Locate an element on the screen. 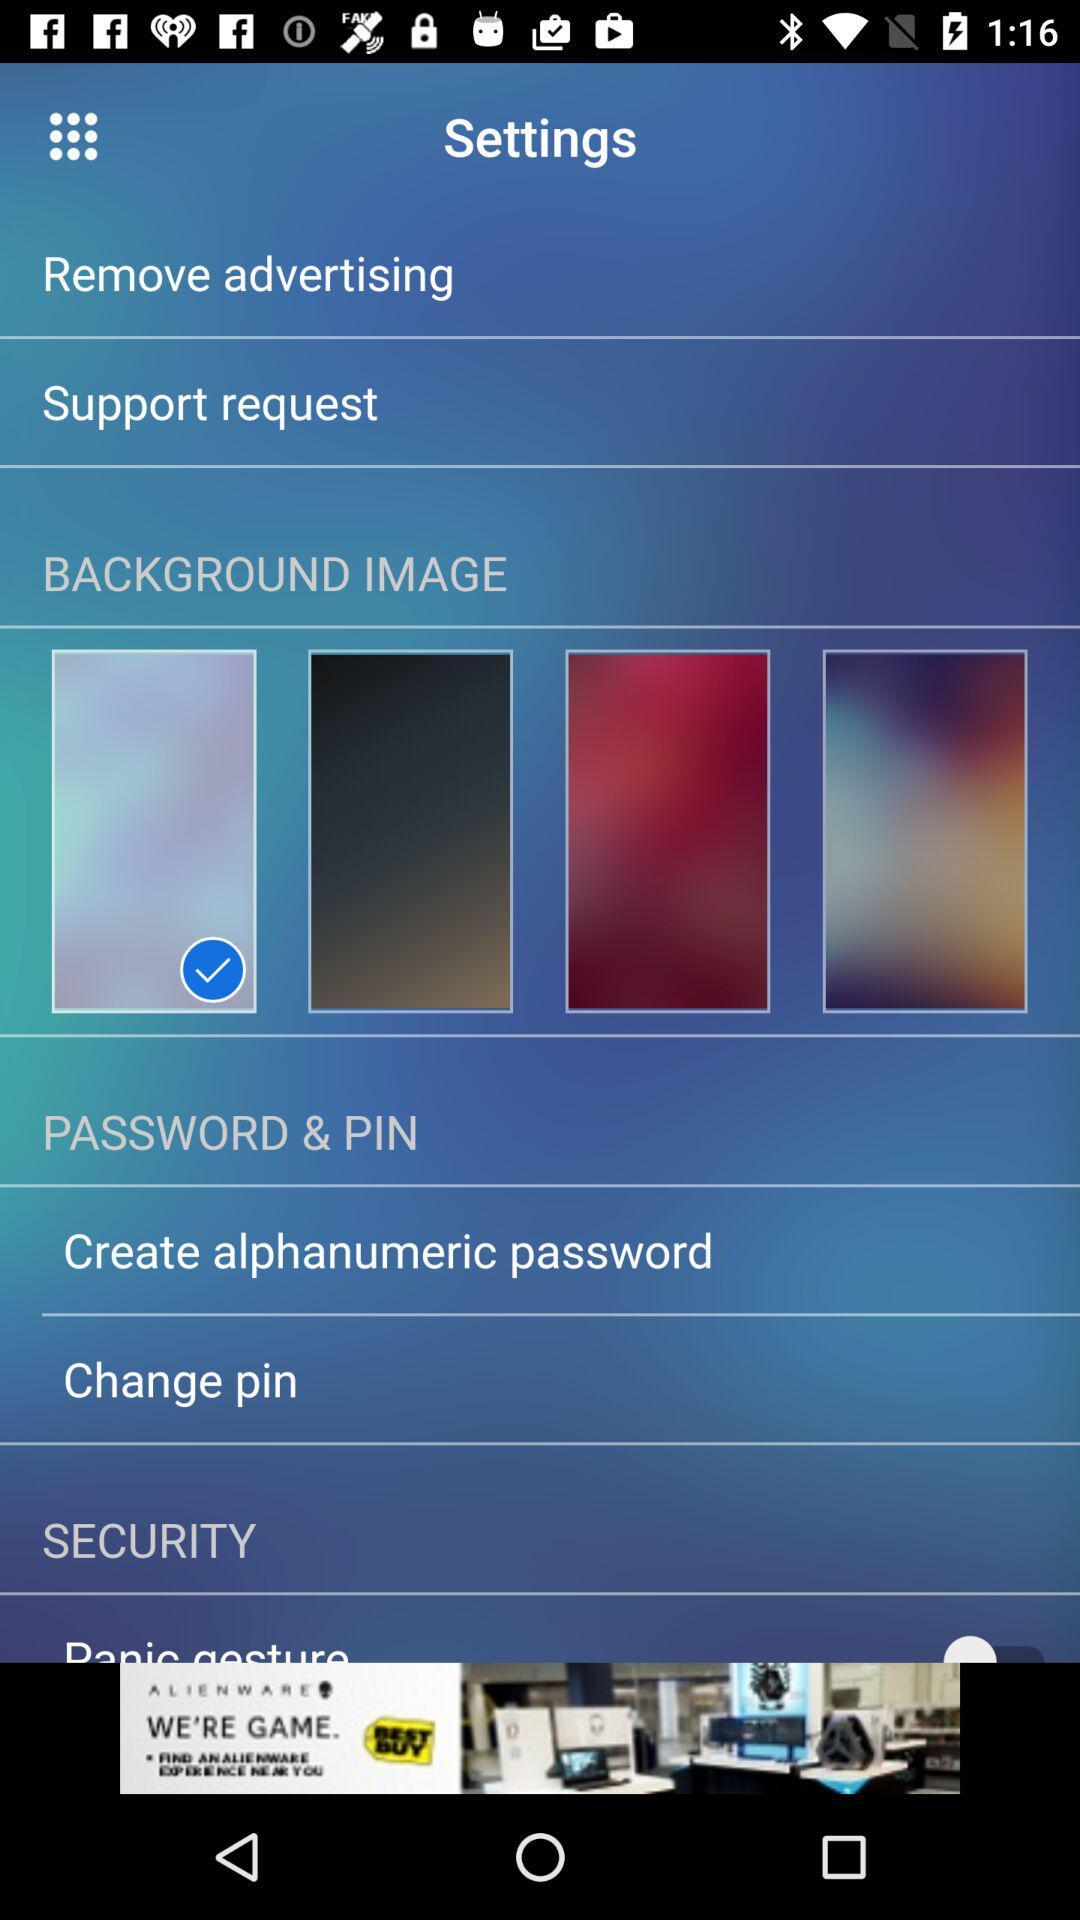 This screenshot has width=1080, height=1920. main menu is located at coordinates (72, 135).